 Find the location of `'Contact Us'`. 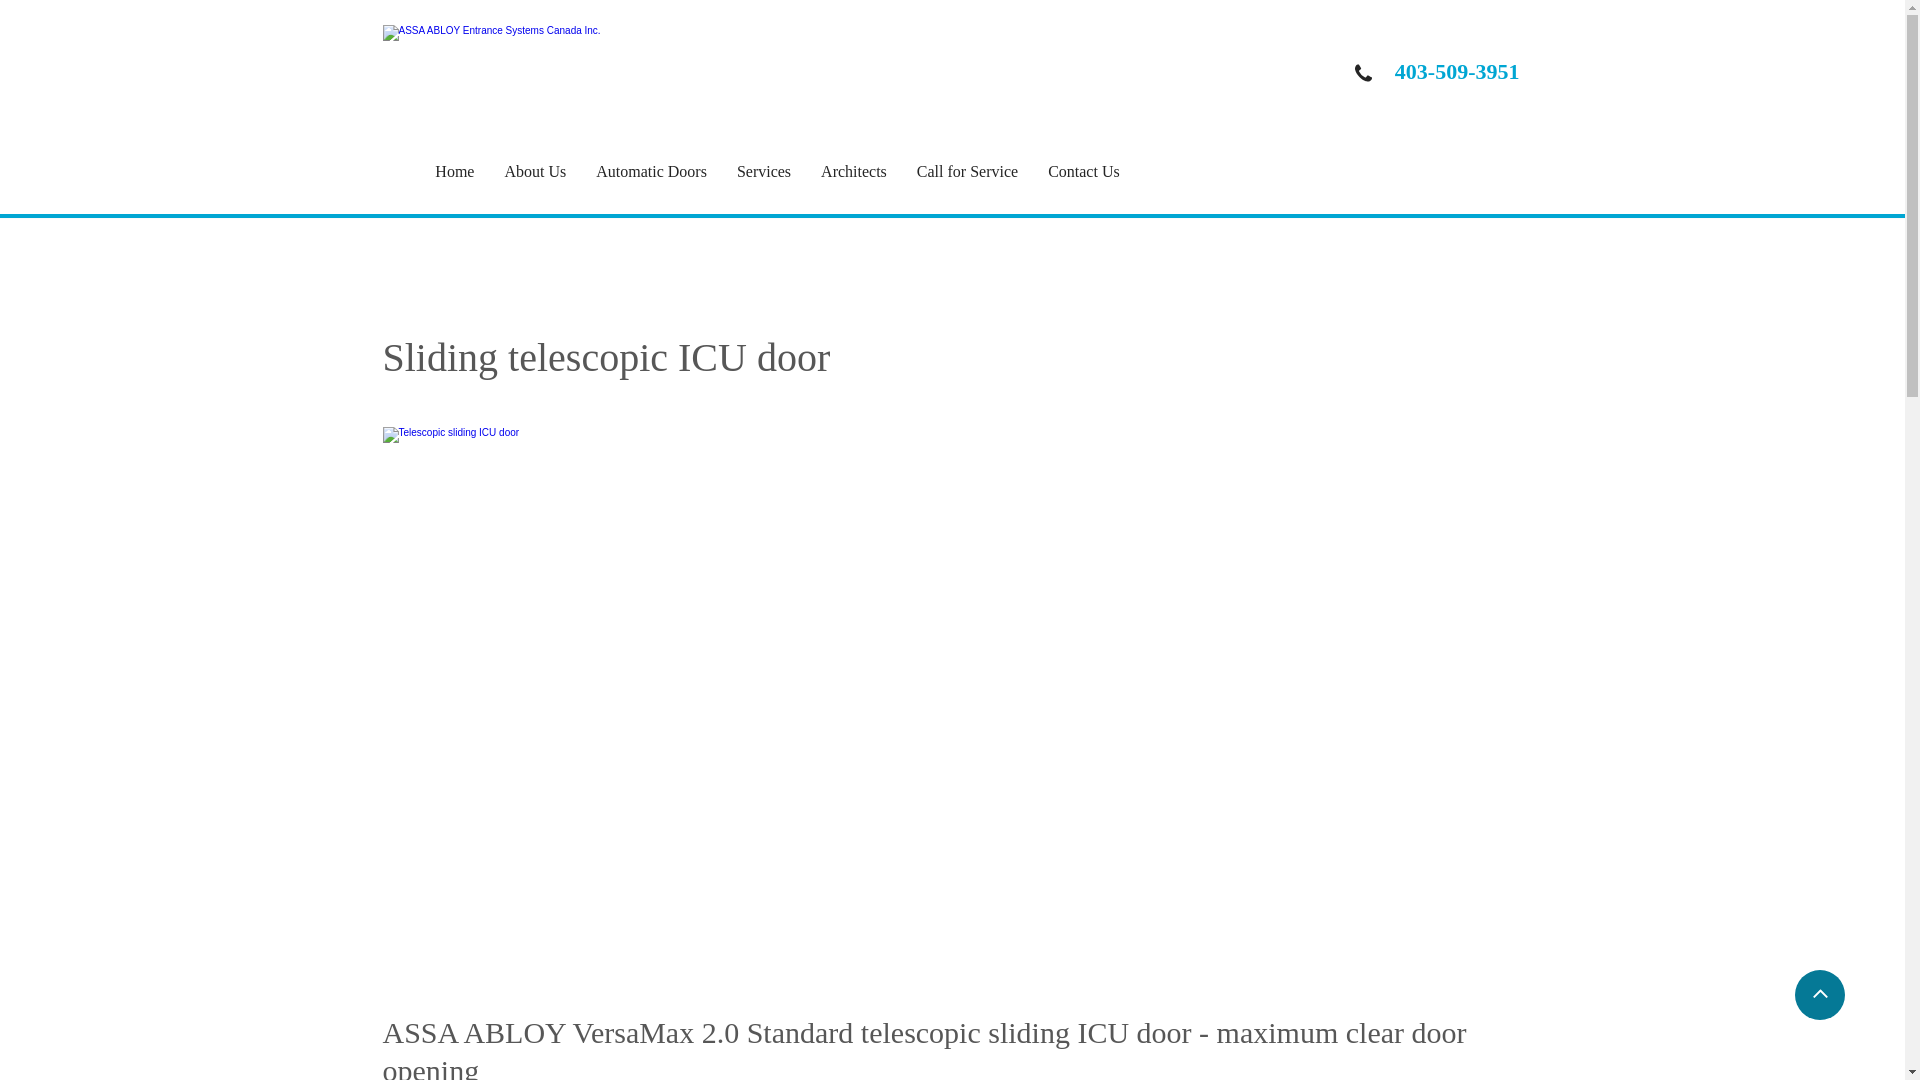

'Contact Us' is located at coordinates (1098, 171).